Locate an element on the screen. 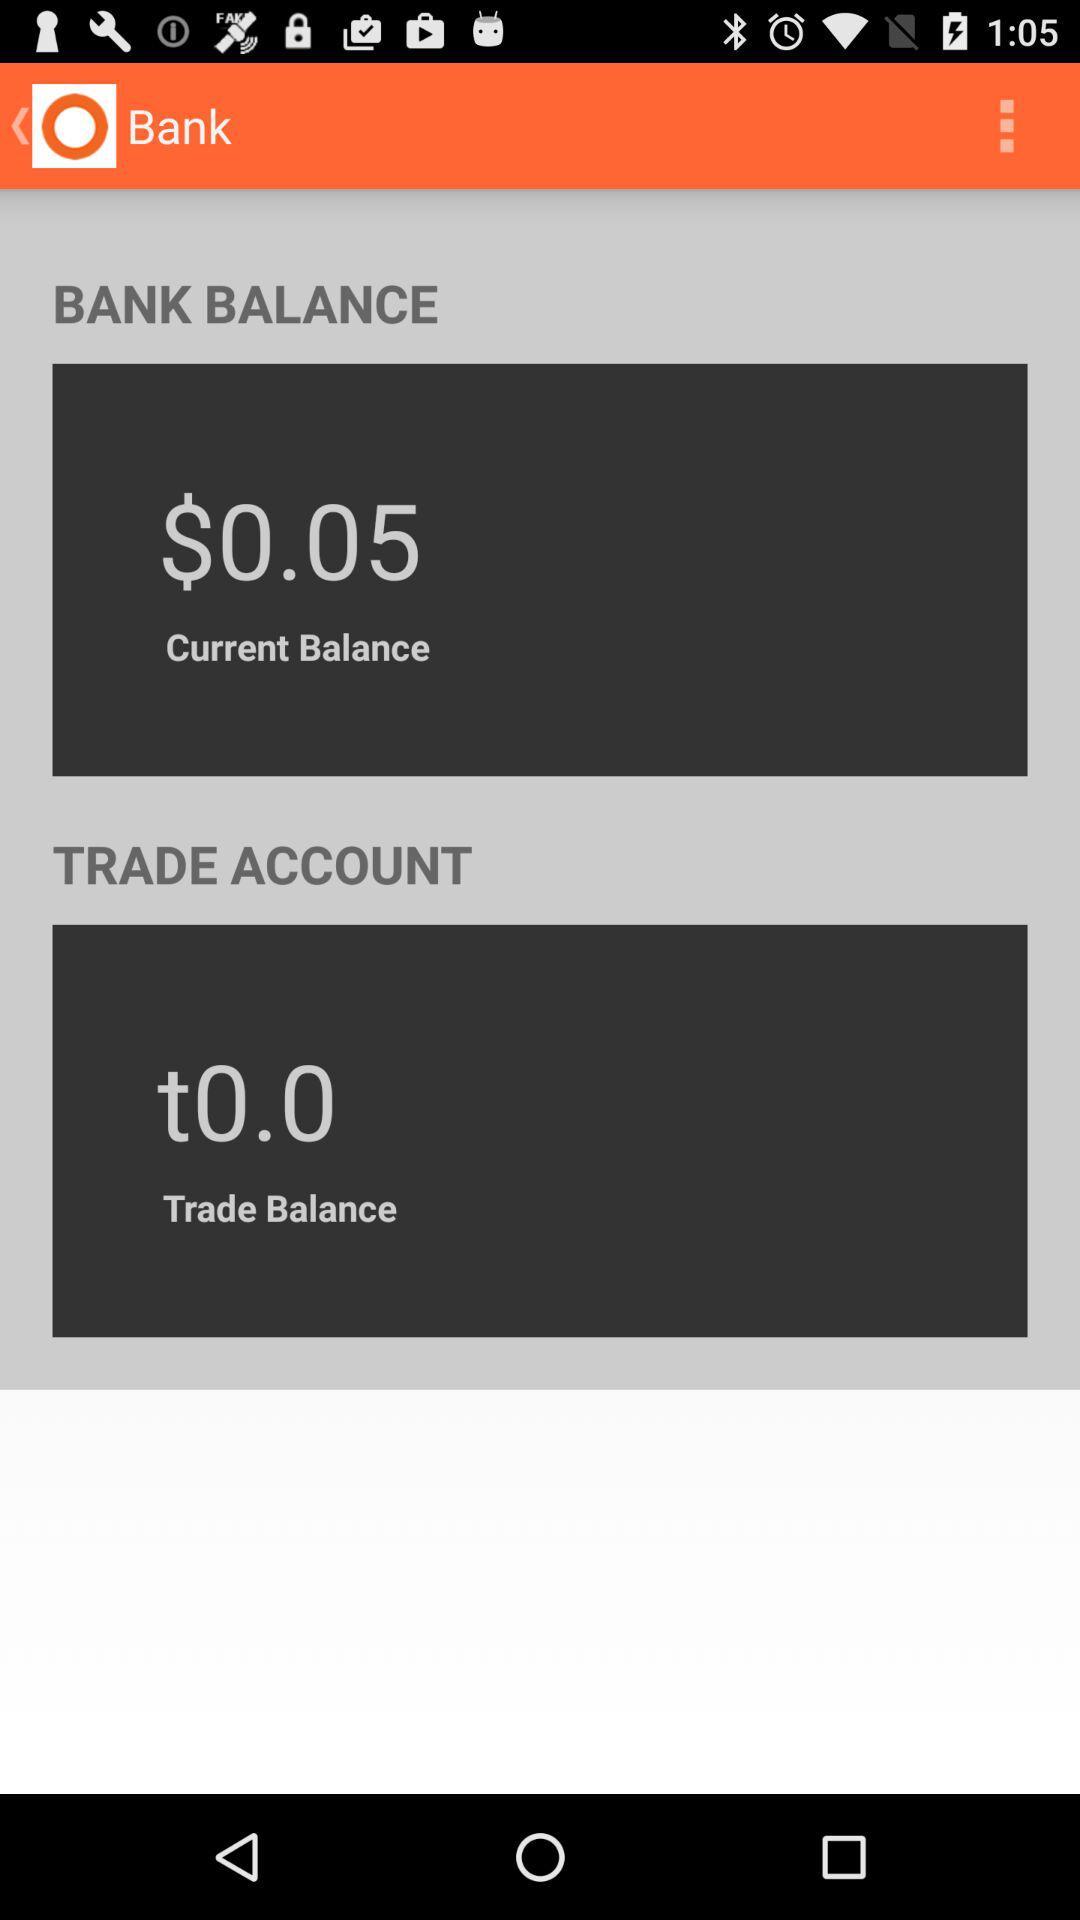 This screenshot has height=1920, width=1080. the icon at the top right corner is located at coordinates (1006, 124).